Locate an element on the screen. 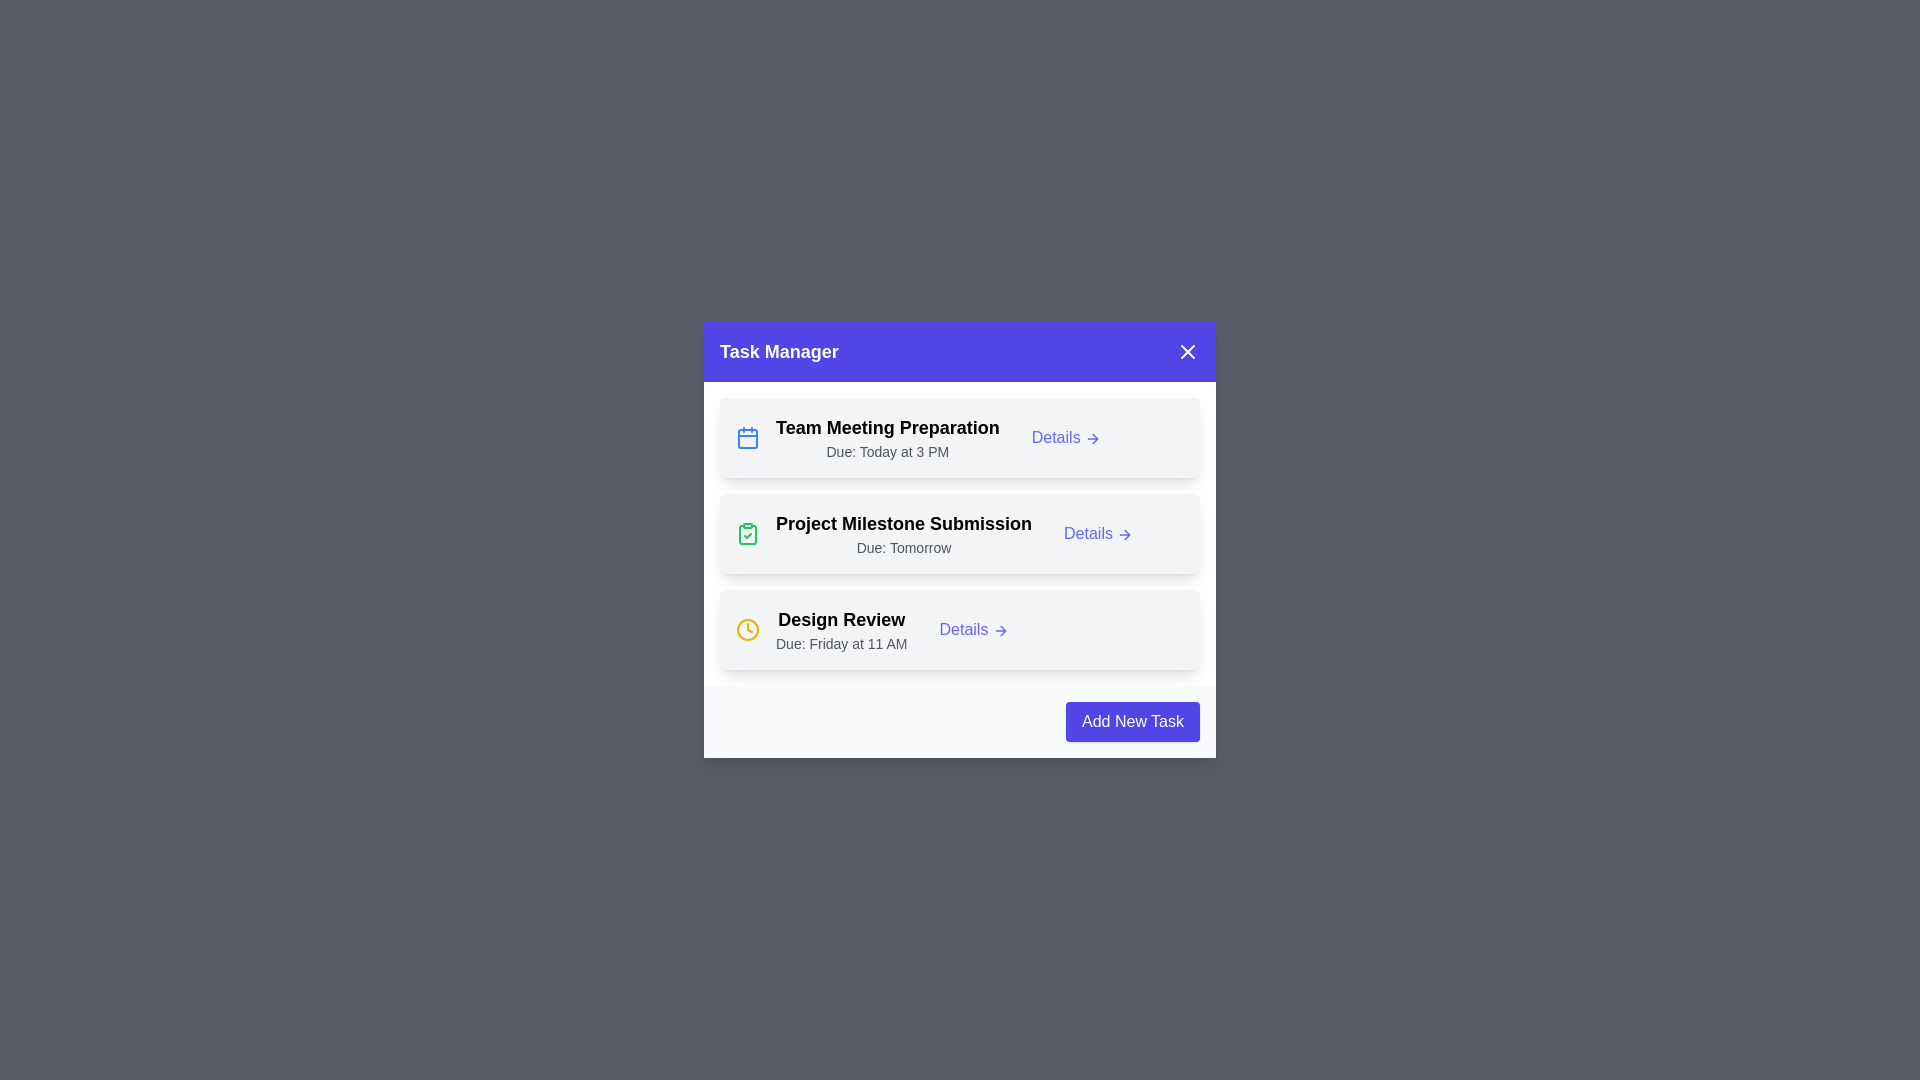 This screenshot has width=1920, height=1080. the 'Details' icon located within the 'Details' button of the 'Design Review' section at the bottom of the task list, which serves as a visual indicator for accessing additional information is located at coordinates (1000, 630).